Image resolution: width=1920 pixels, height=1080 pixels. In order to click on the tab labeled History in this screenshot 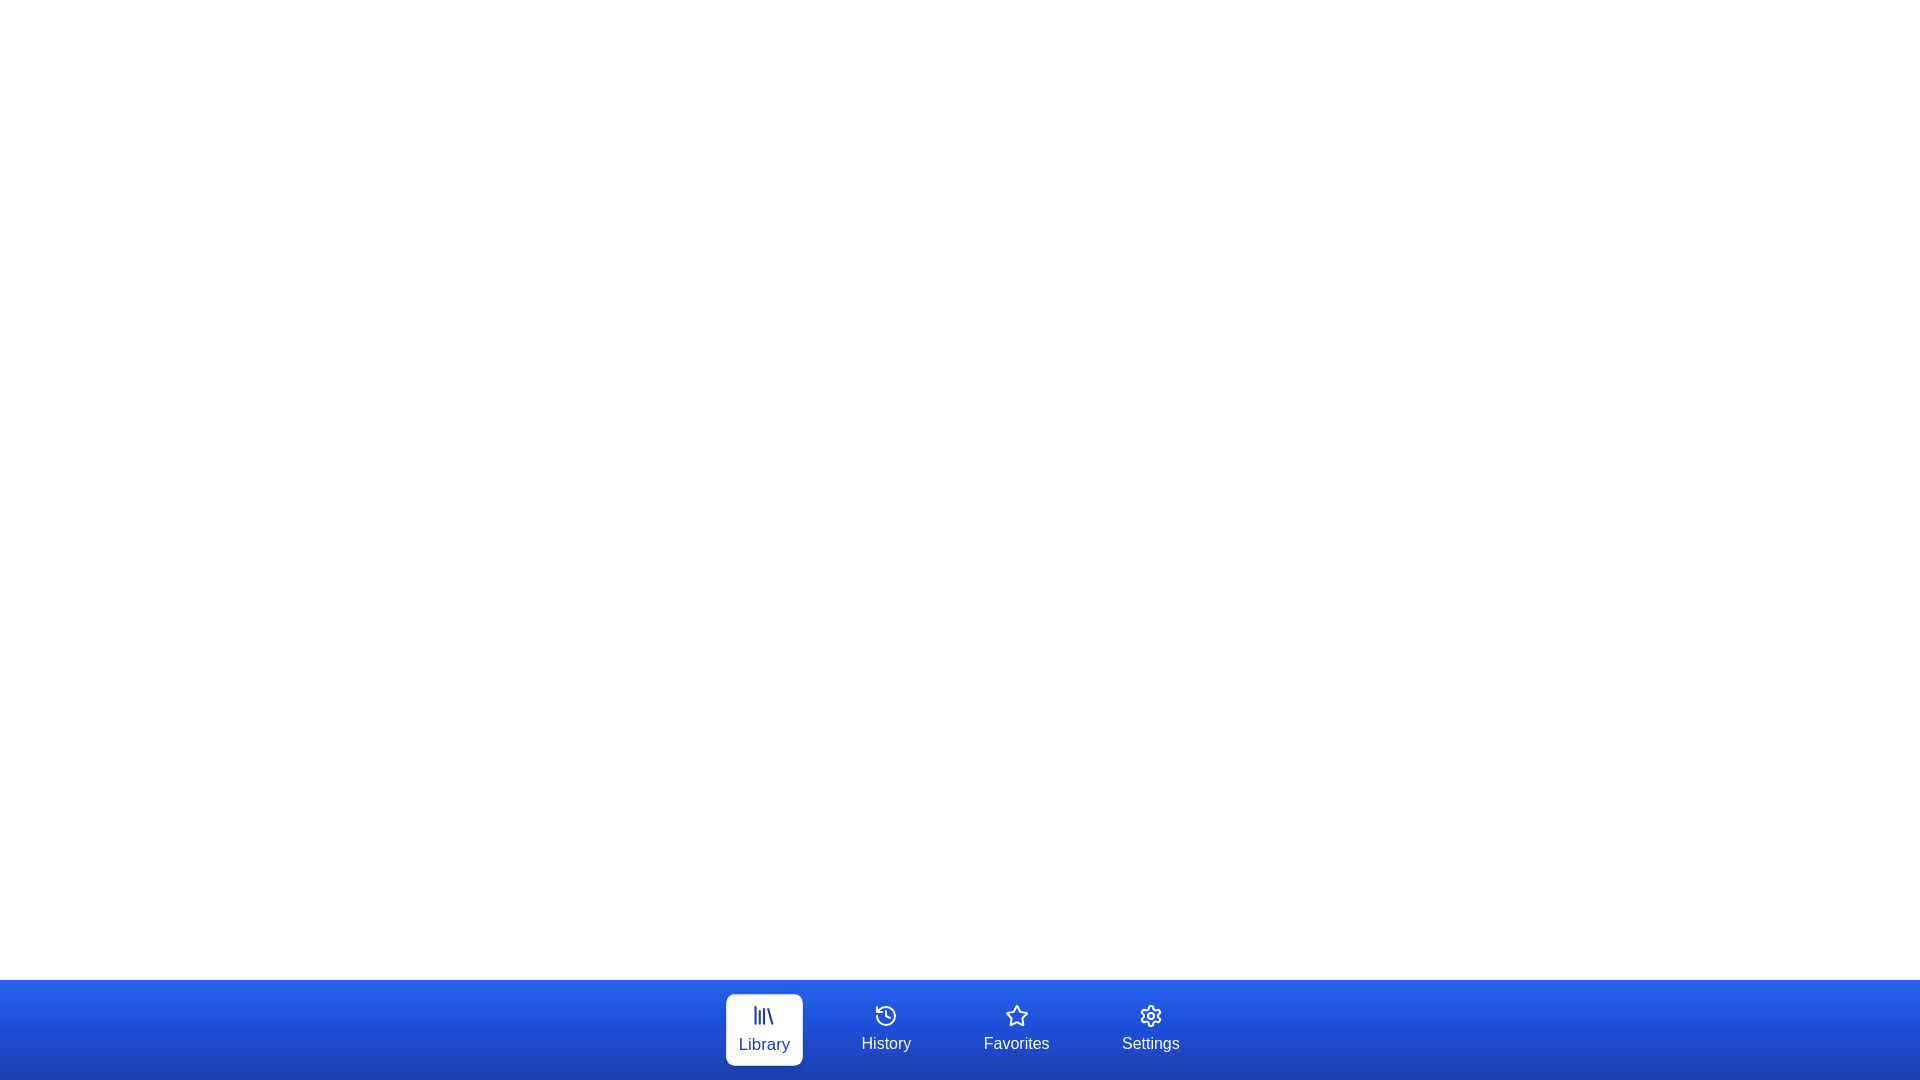, I will do `click(885, 1029)`.